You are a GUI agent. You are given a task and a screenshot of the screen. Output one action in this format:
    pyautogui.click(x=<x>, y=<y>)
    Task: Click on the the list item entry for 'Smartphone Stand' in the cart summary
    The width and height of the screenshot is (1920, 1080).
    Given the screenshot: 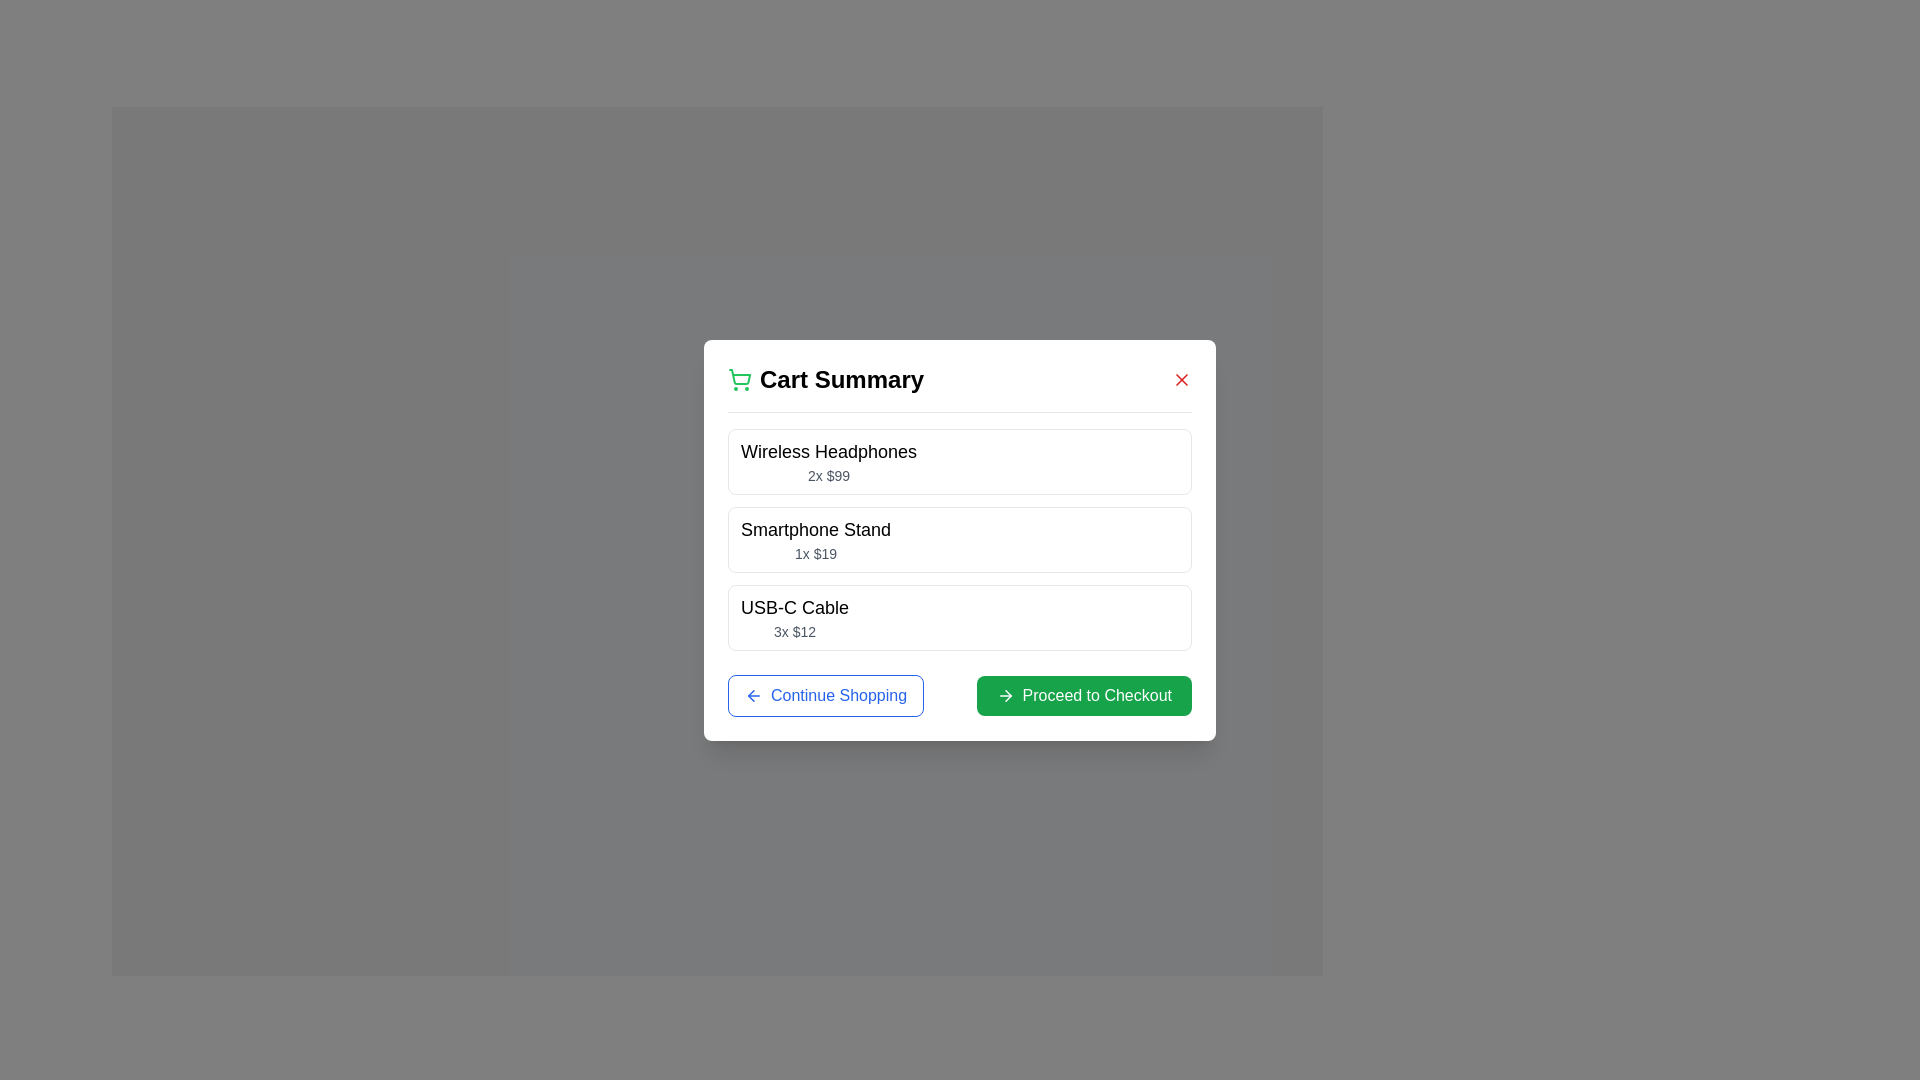 What is the action you would take?
    pyautogui.click(x=816, y=538)
    